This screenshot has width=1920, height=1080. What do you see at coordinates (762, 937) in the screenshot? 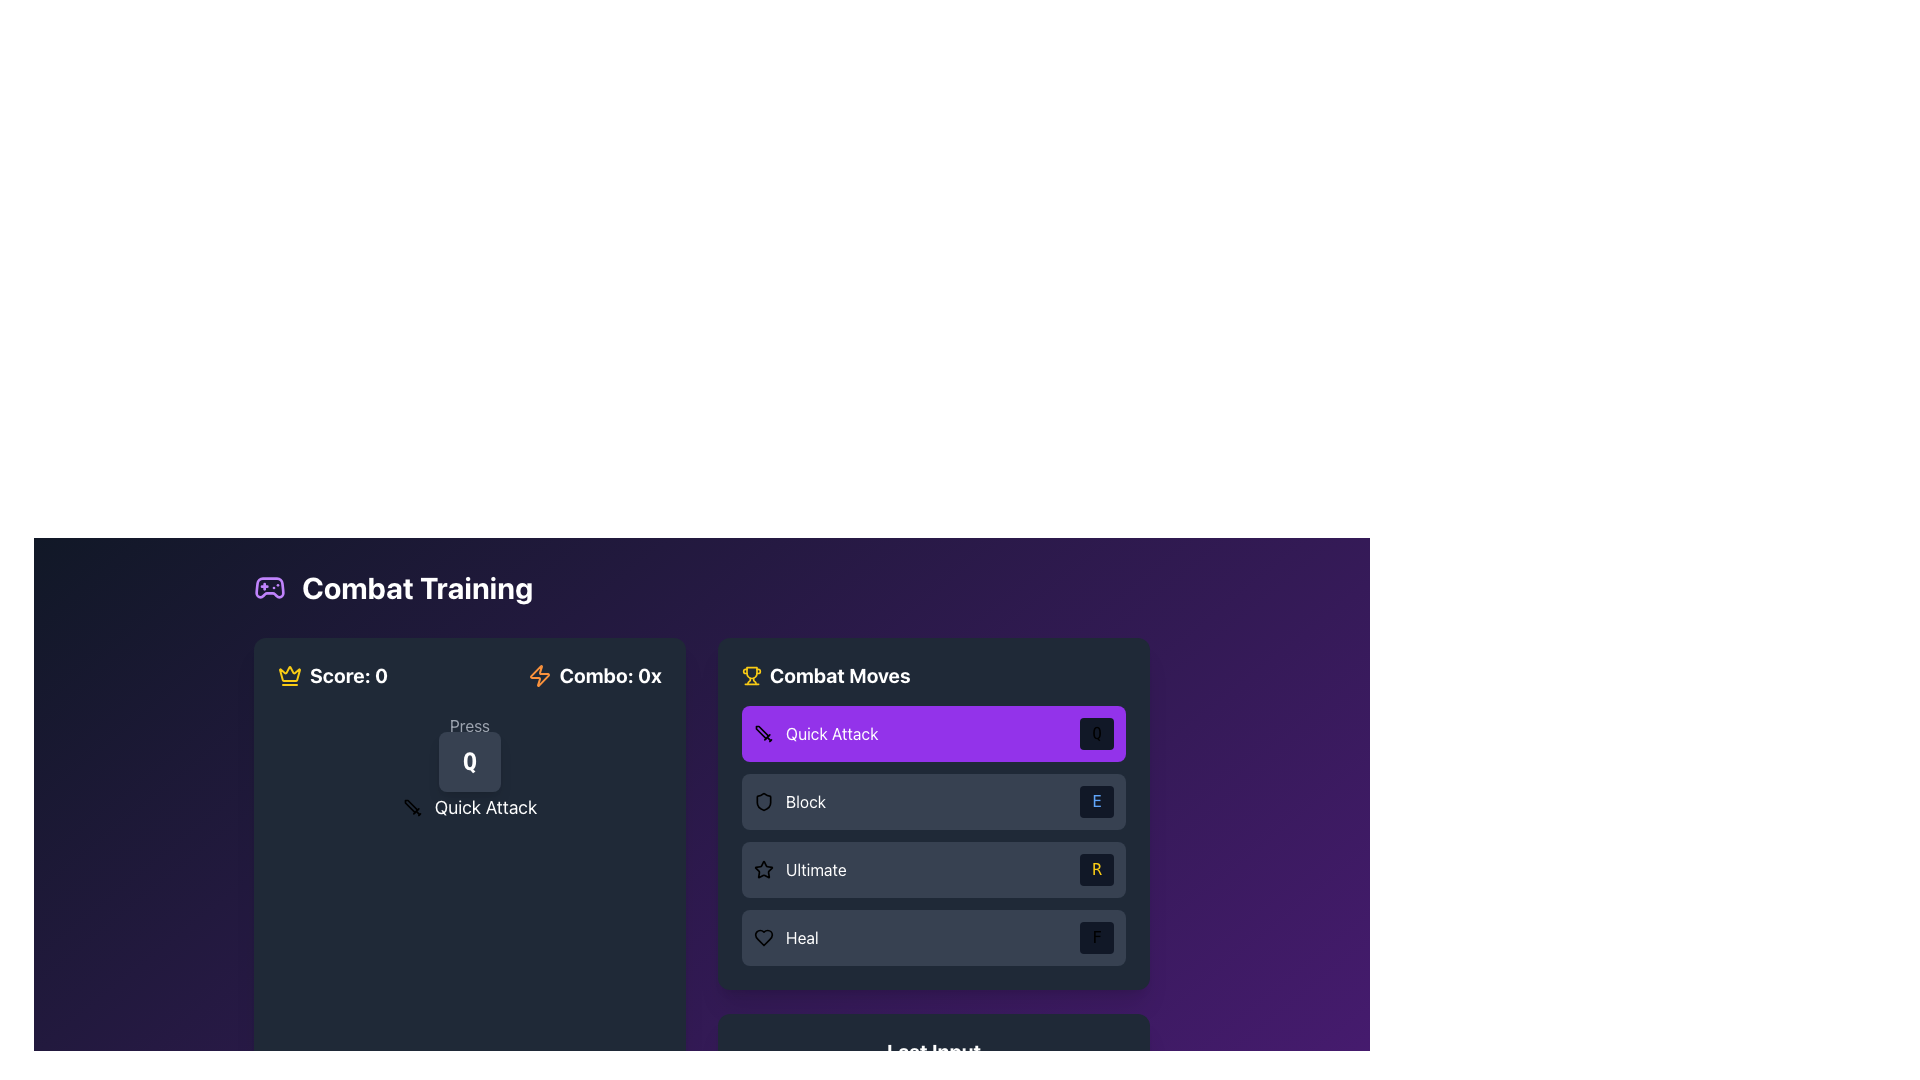
I see `the heart-shaped icon with a black outline located in the 'Combat Moves' section near the 'Heal' action` at bounding box center [762, 937].